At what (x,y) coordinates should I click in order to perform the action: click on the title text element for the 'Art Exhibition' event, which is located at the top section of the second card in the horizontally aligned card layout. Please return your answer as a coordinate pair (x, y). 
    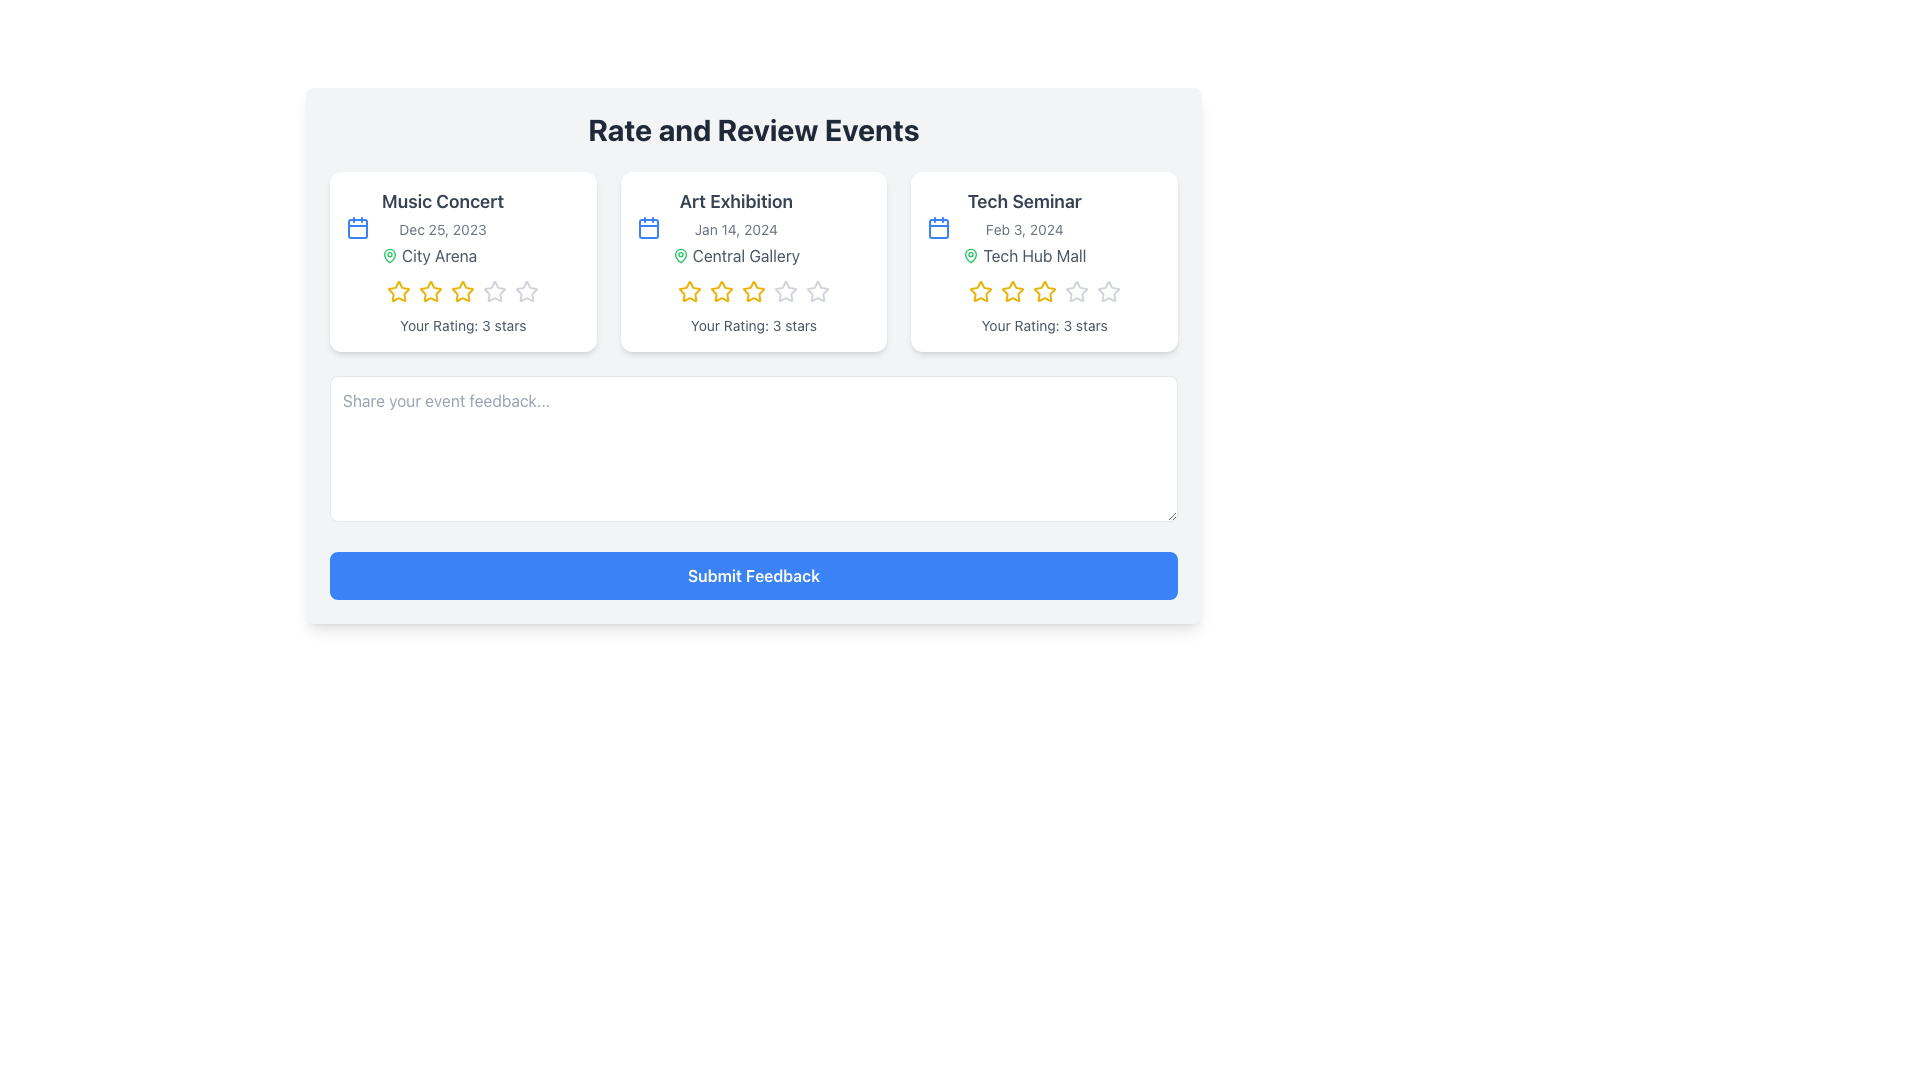
    Looking at the image, I should click on (735, 201).